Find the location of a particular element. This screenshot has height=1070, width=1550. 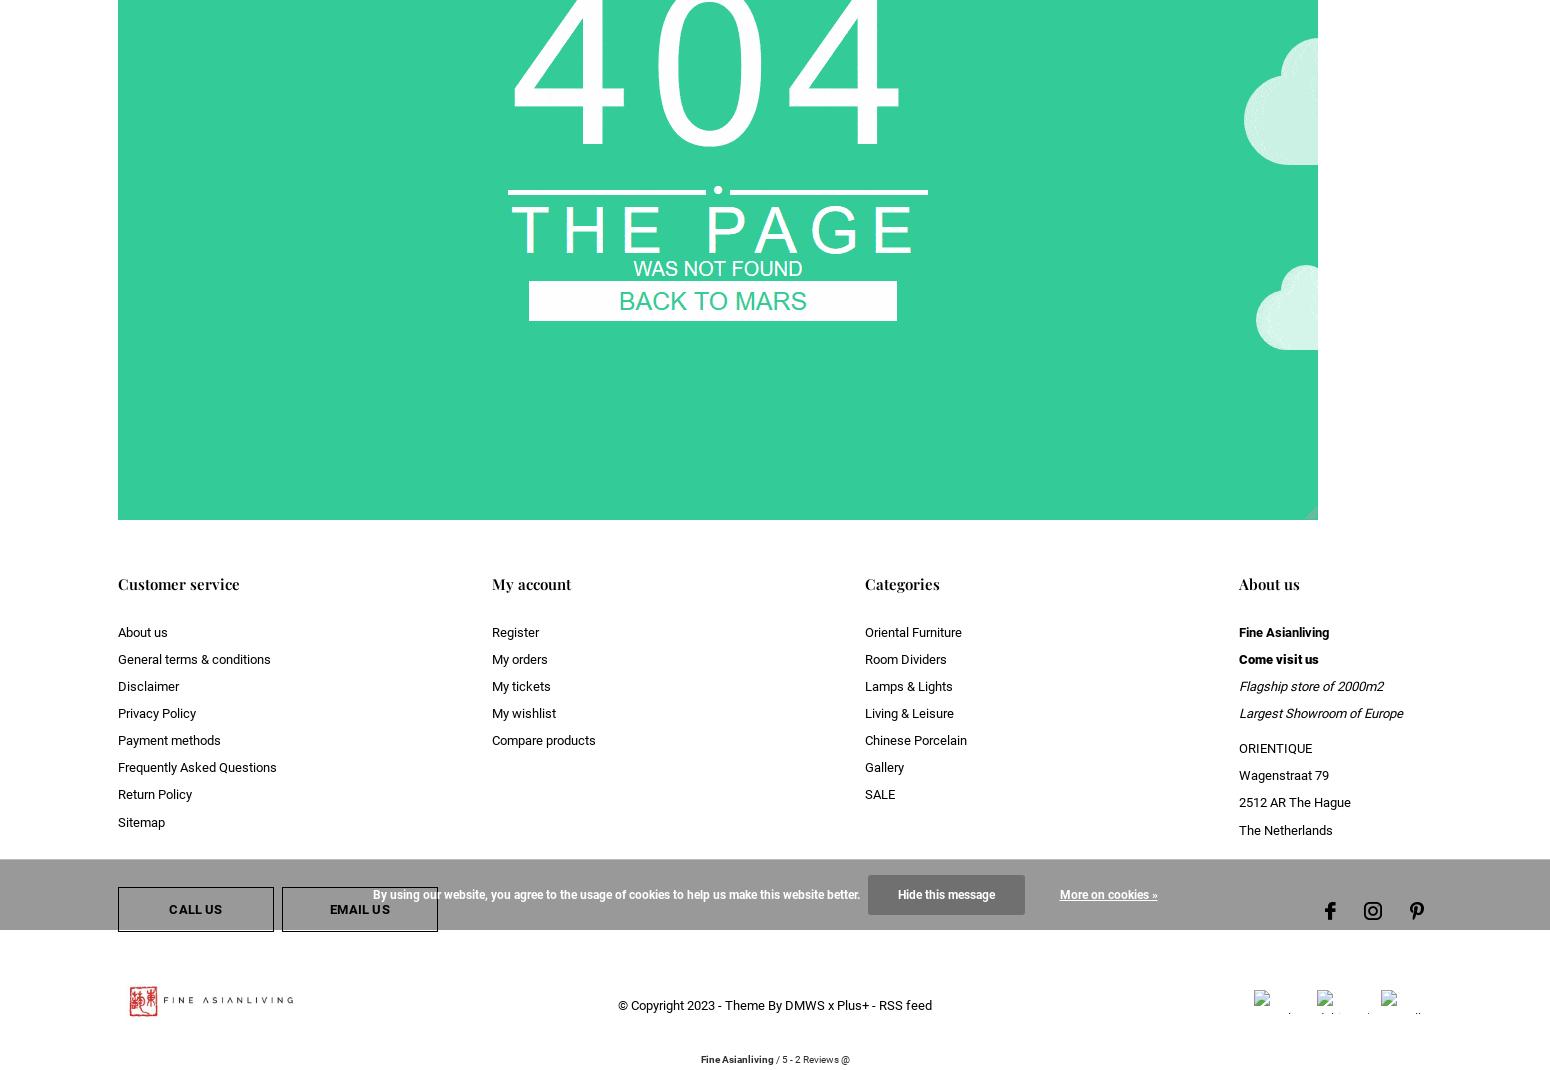

'Come visit us' is located at coordinates (1276, 658).